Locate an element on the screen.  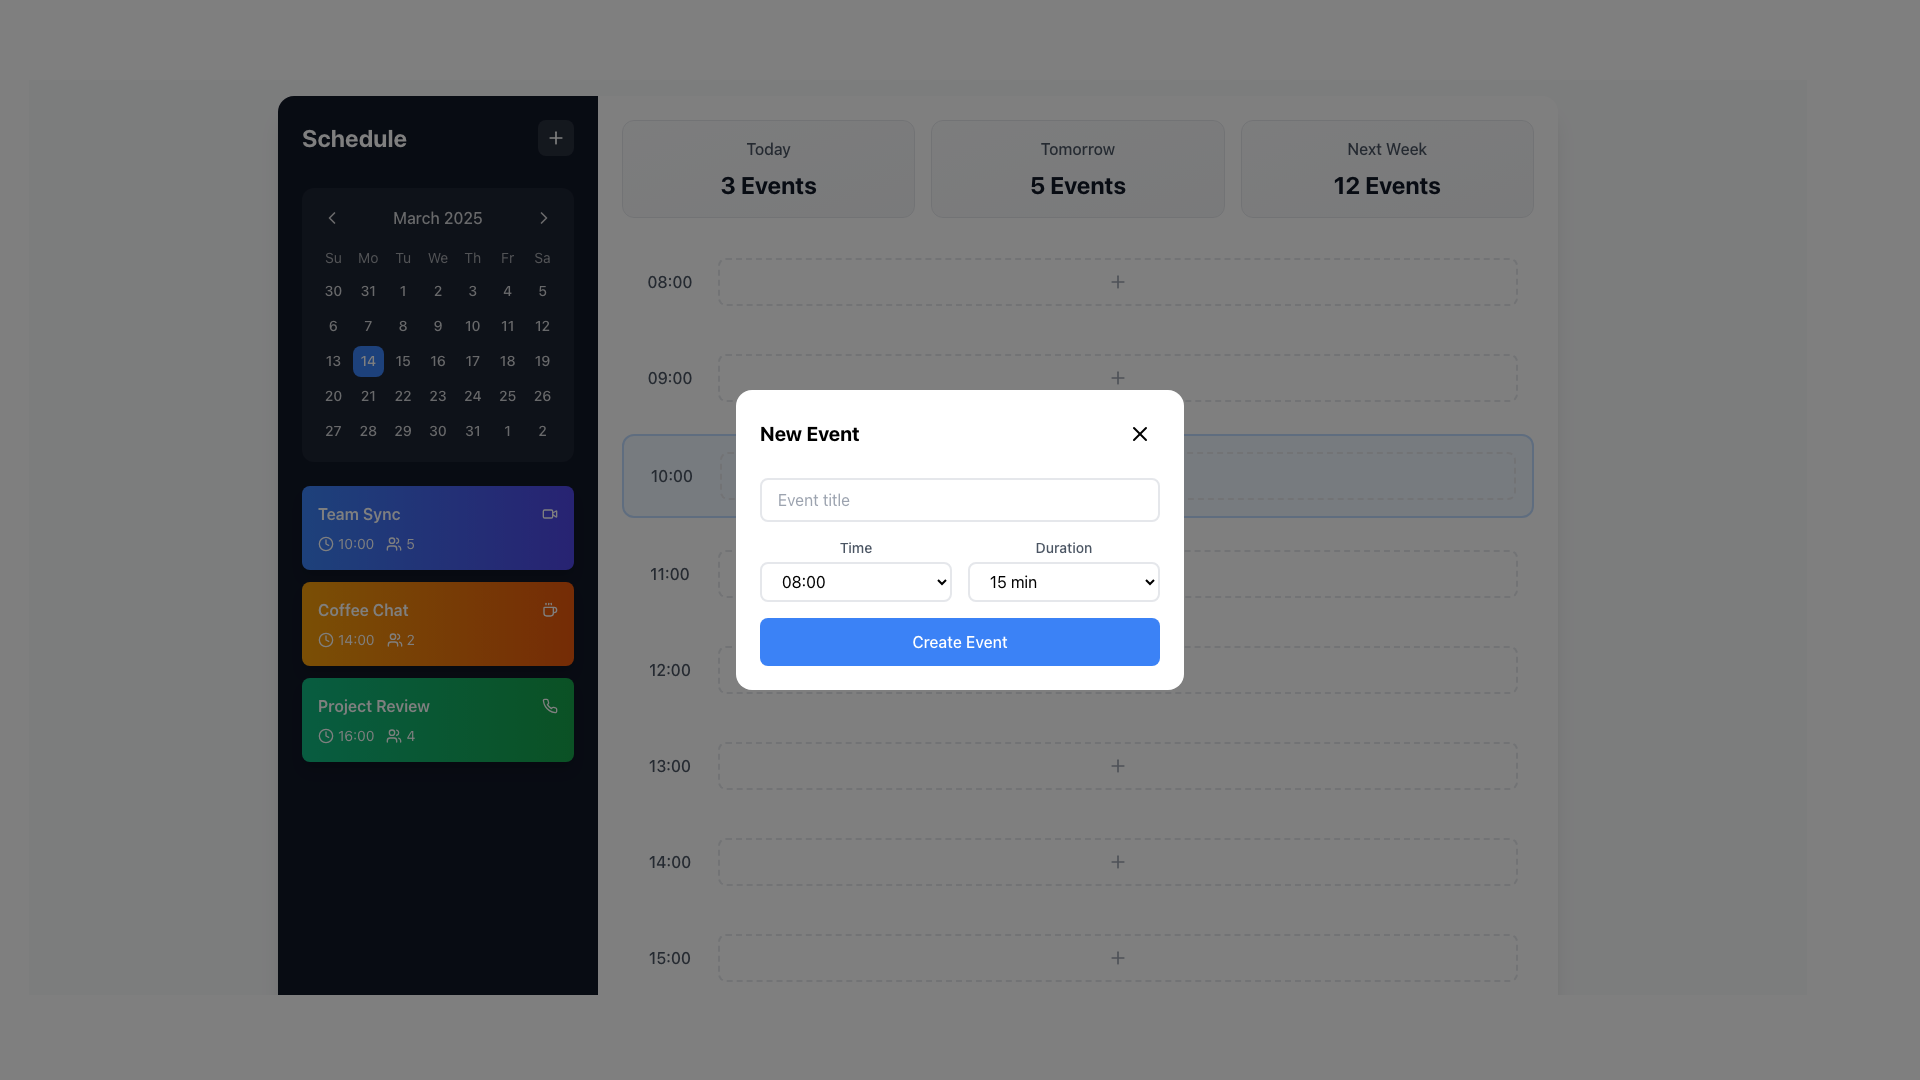
the Informational card displaying 'Next Week' and '12 Events' located in the top-right of the three-column grid layout is located at coordinates (1386, 168).